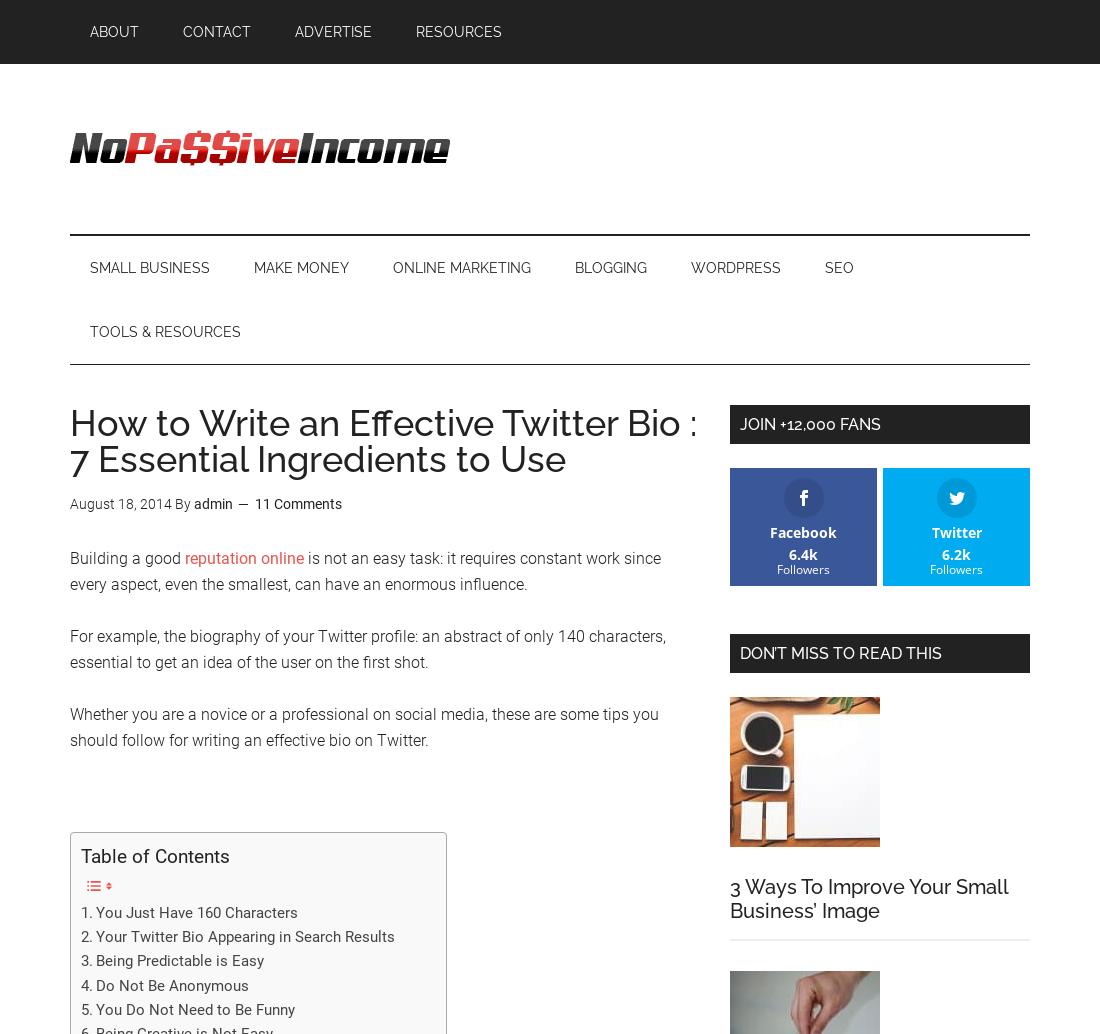 The image size is (1100, 1034). I want to click on 'Tools & Resources', so click(164, 331).